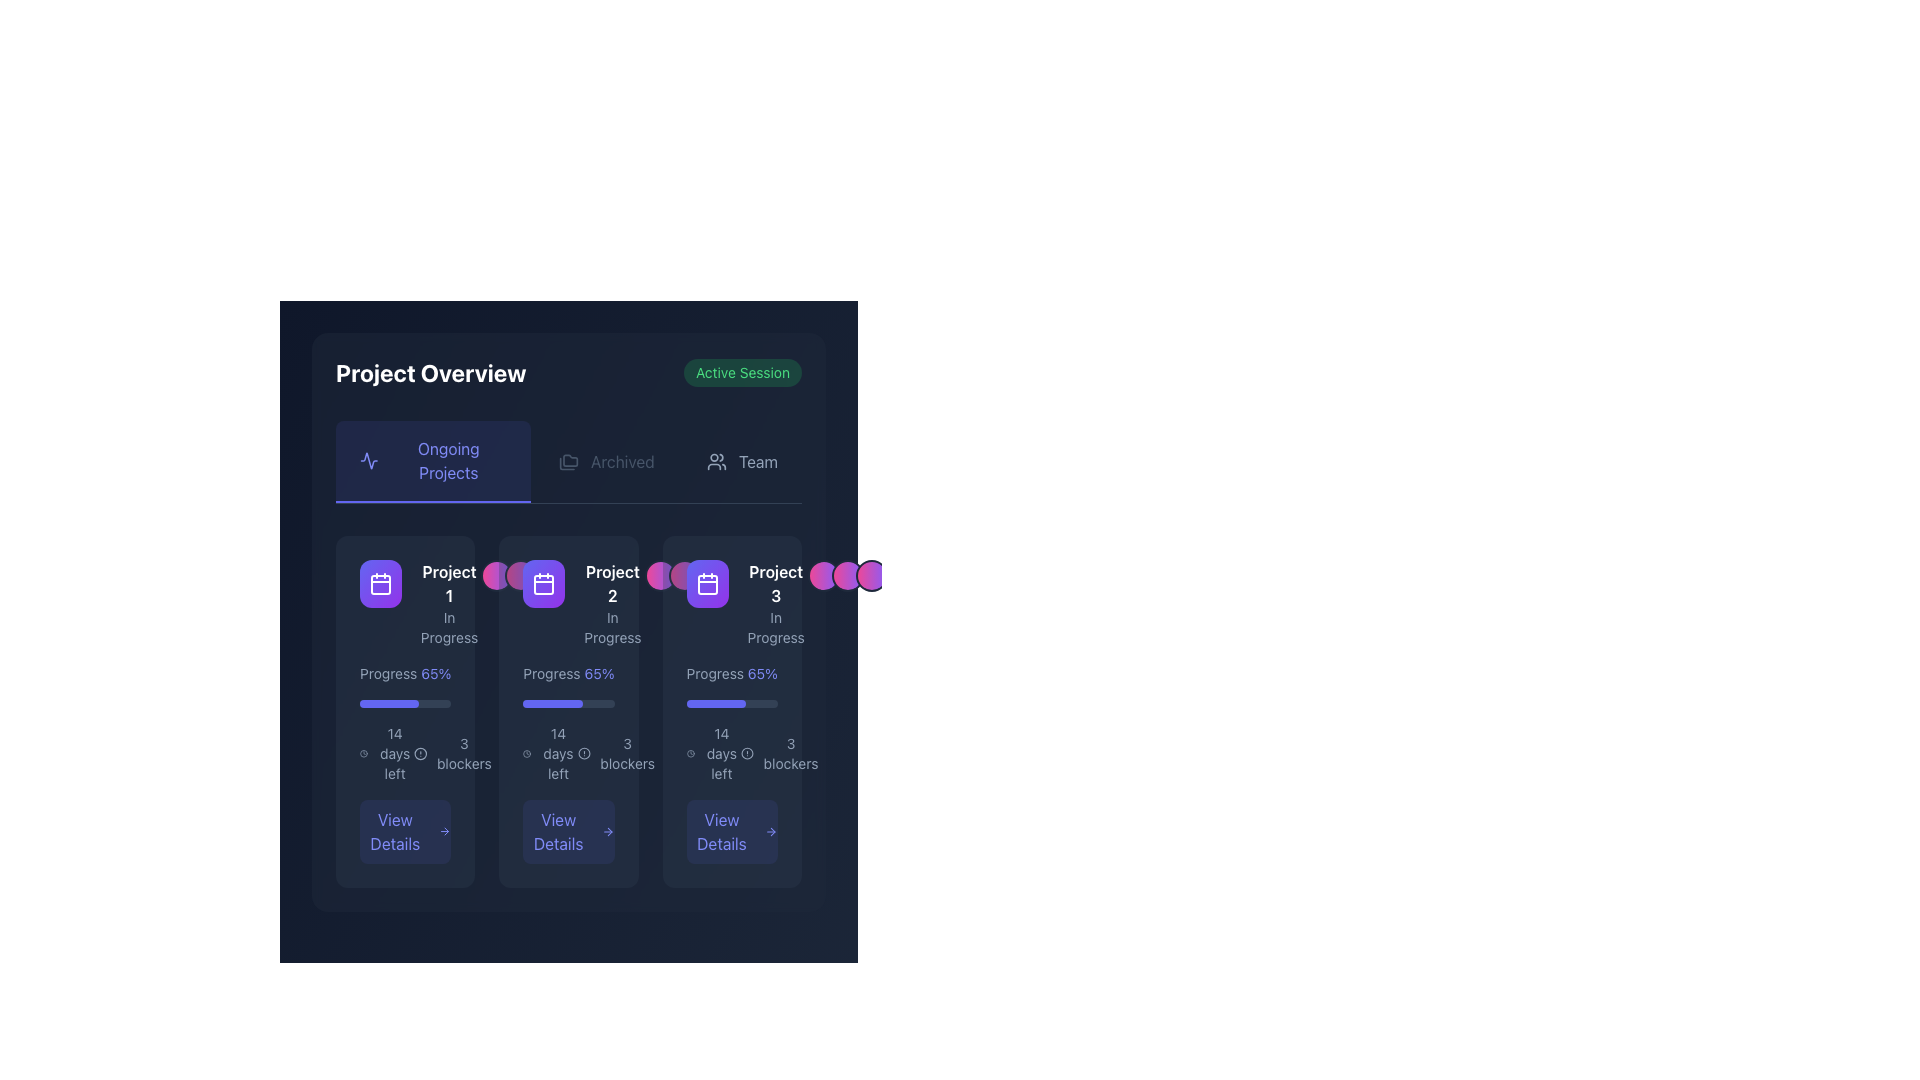 The width and height of the screenshot is (1920, 1080). Describe the element at coordinates (568, 711) in the screenshot. I see `the progress bar in the second card of the 'Ongoing Projects' section to gauge project completion` at that location.